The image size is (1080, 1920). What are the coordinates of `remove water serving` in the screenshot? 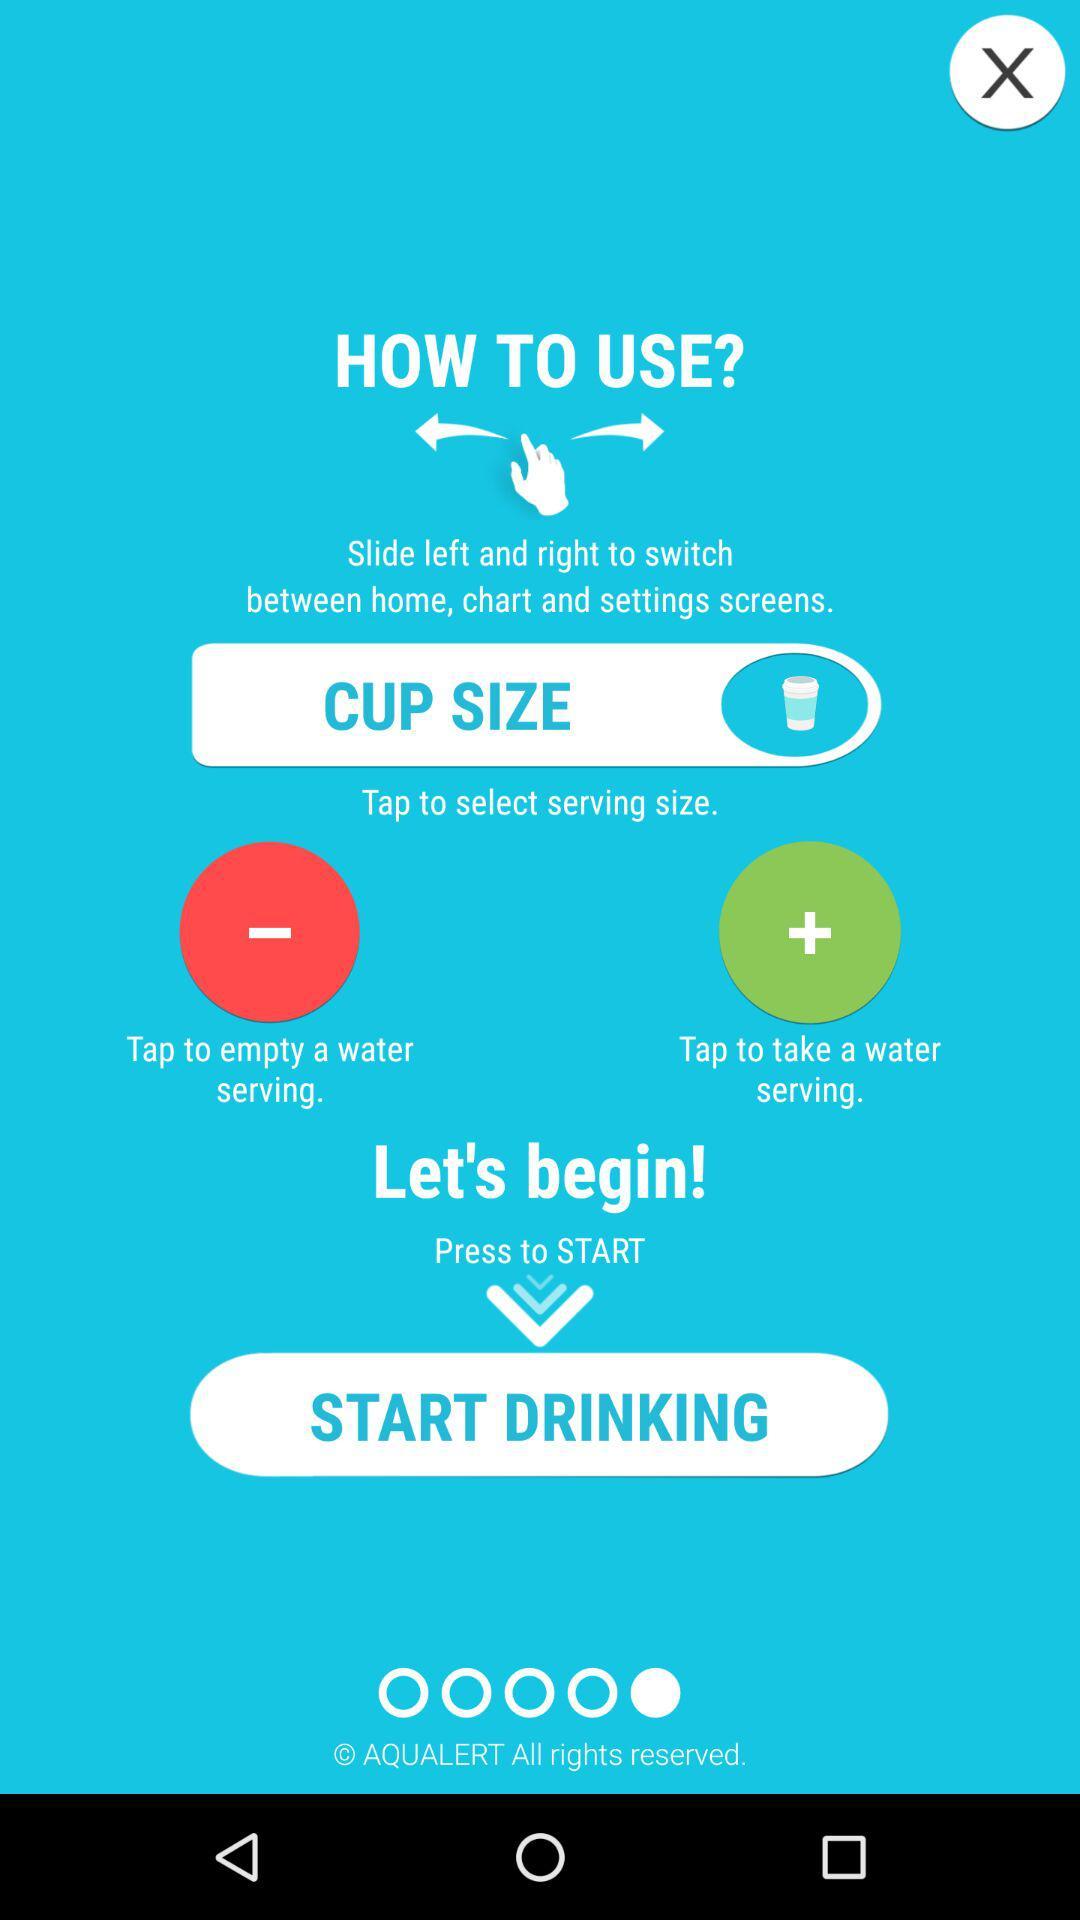 It's located at (268, 931).